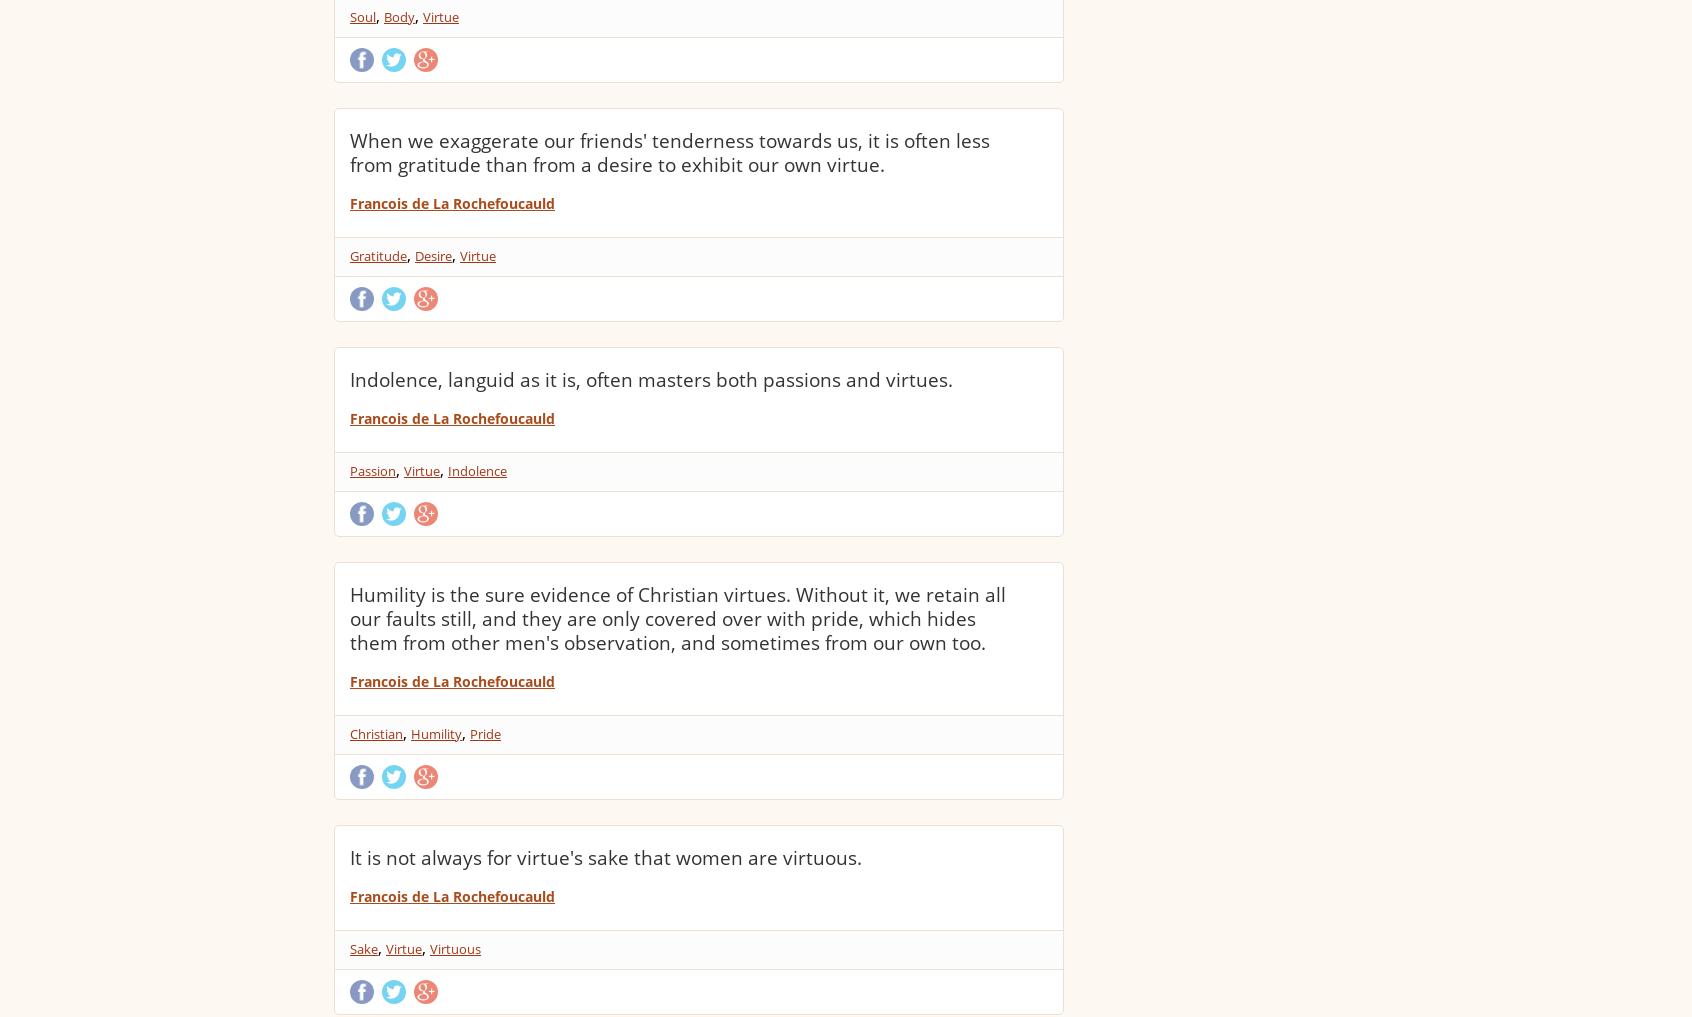 Image resolution: width=1692 pixels, height=1017 pixels. What do you see at coordinates (376, 732) in the screenshot?
I see `'Christian'` at bounding box center [376, 732].